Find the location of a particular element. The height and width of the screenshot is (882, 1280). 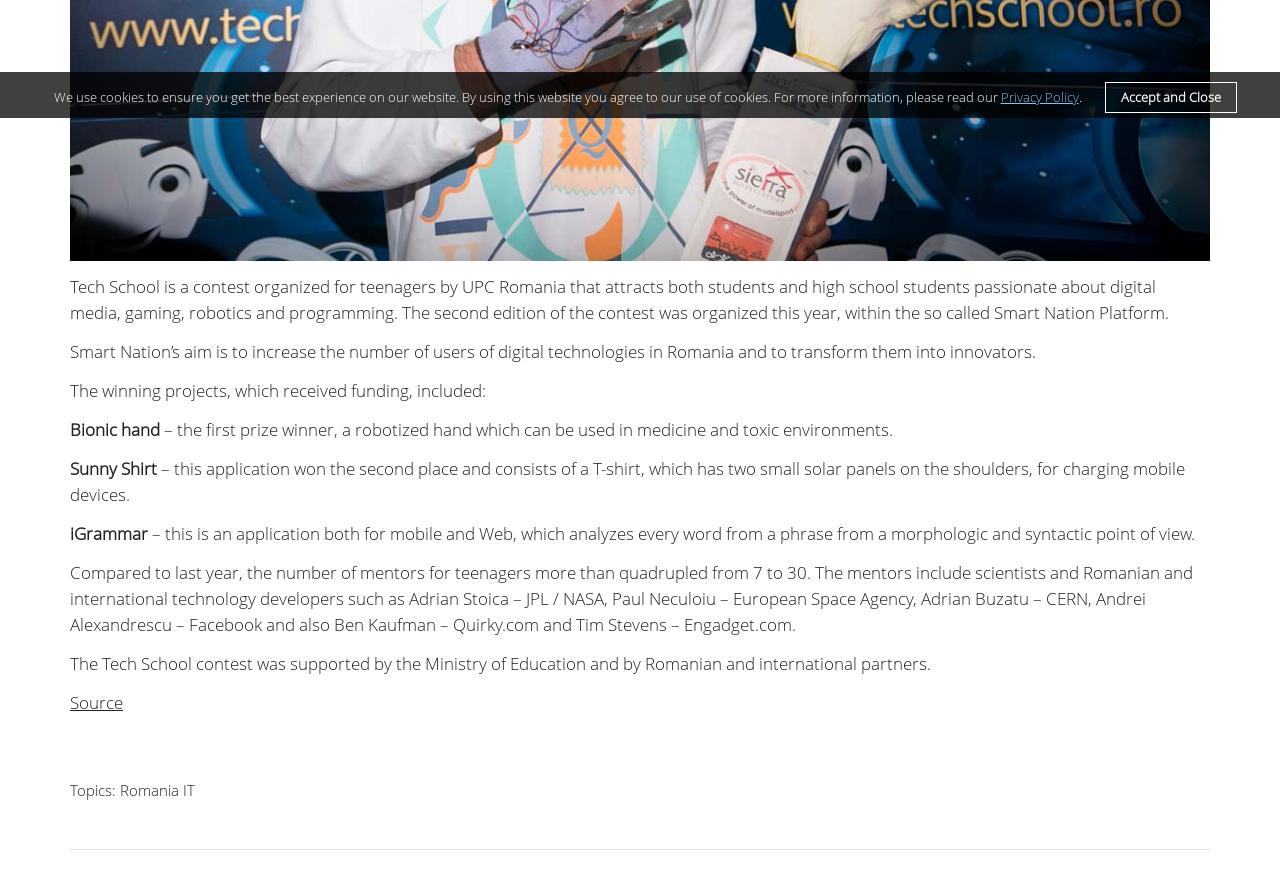

'Topics:' is located at coordinates (93, 789).